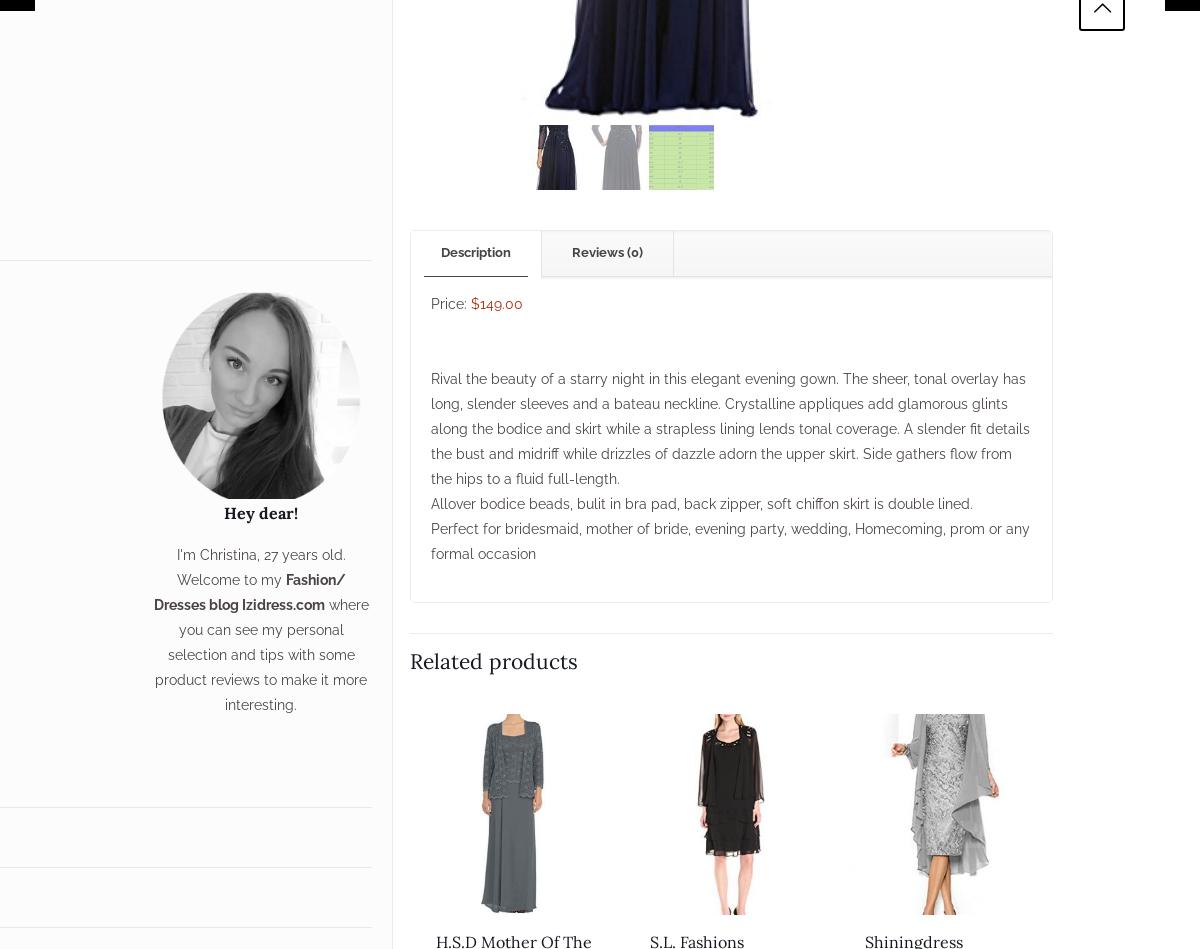 The width and height of the screenshot is (1200, 949). I want to click on '$149.00', so click(494, 302).